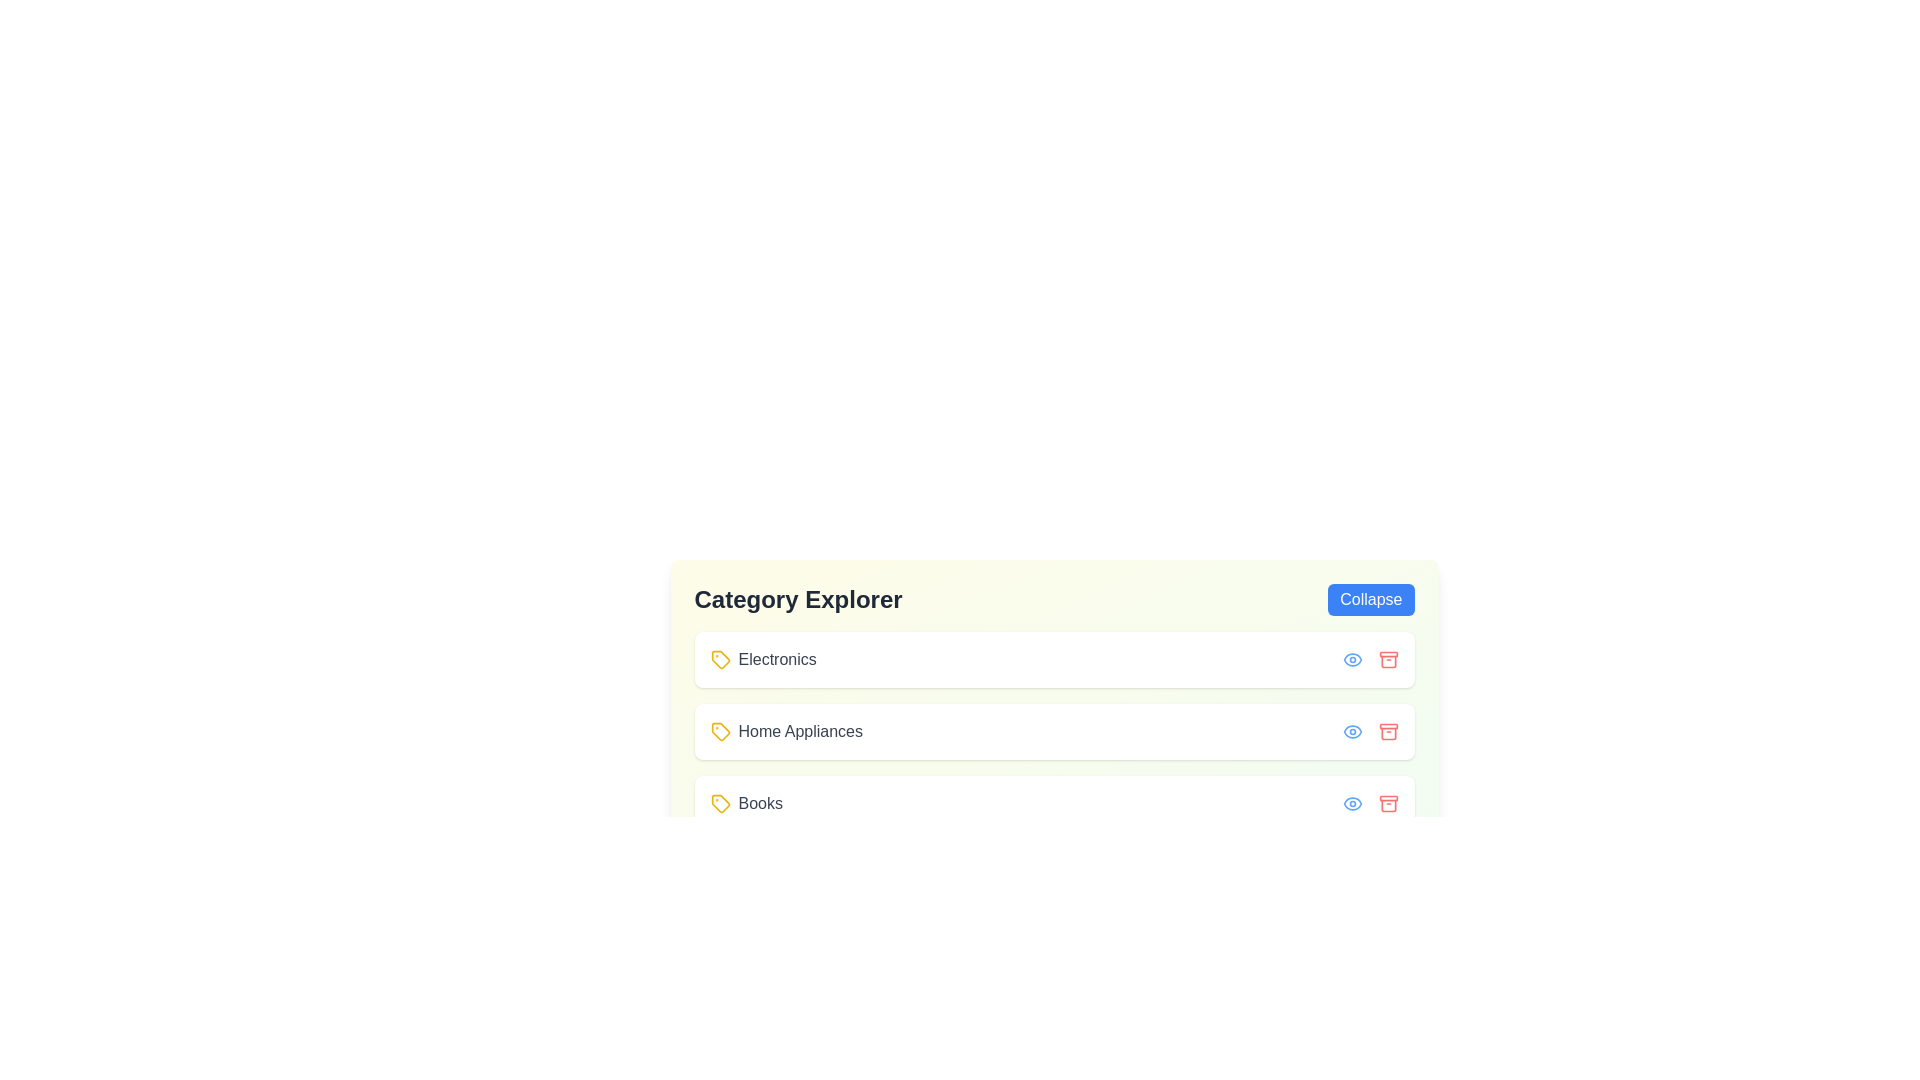  I want to click on the eye icon in the 'Category Explorer' section, so click(1352, 802).